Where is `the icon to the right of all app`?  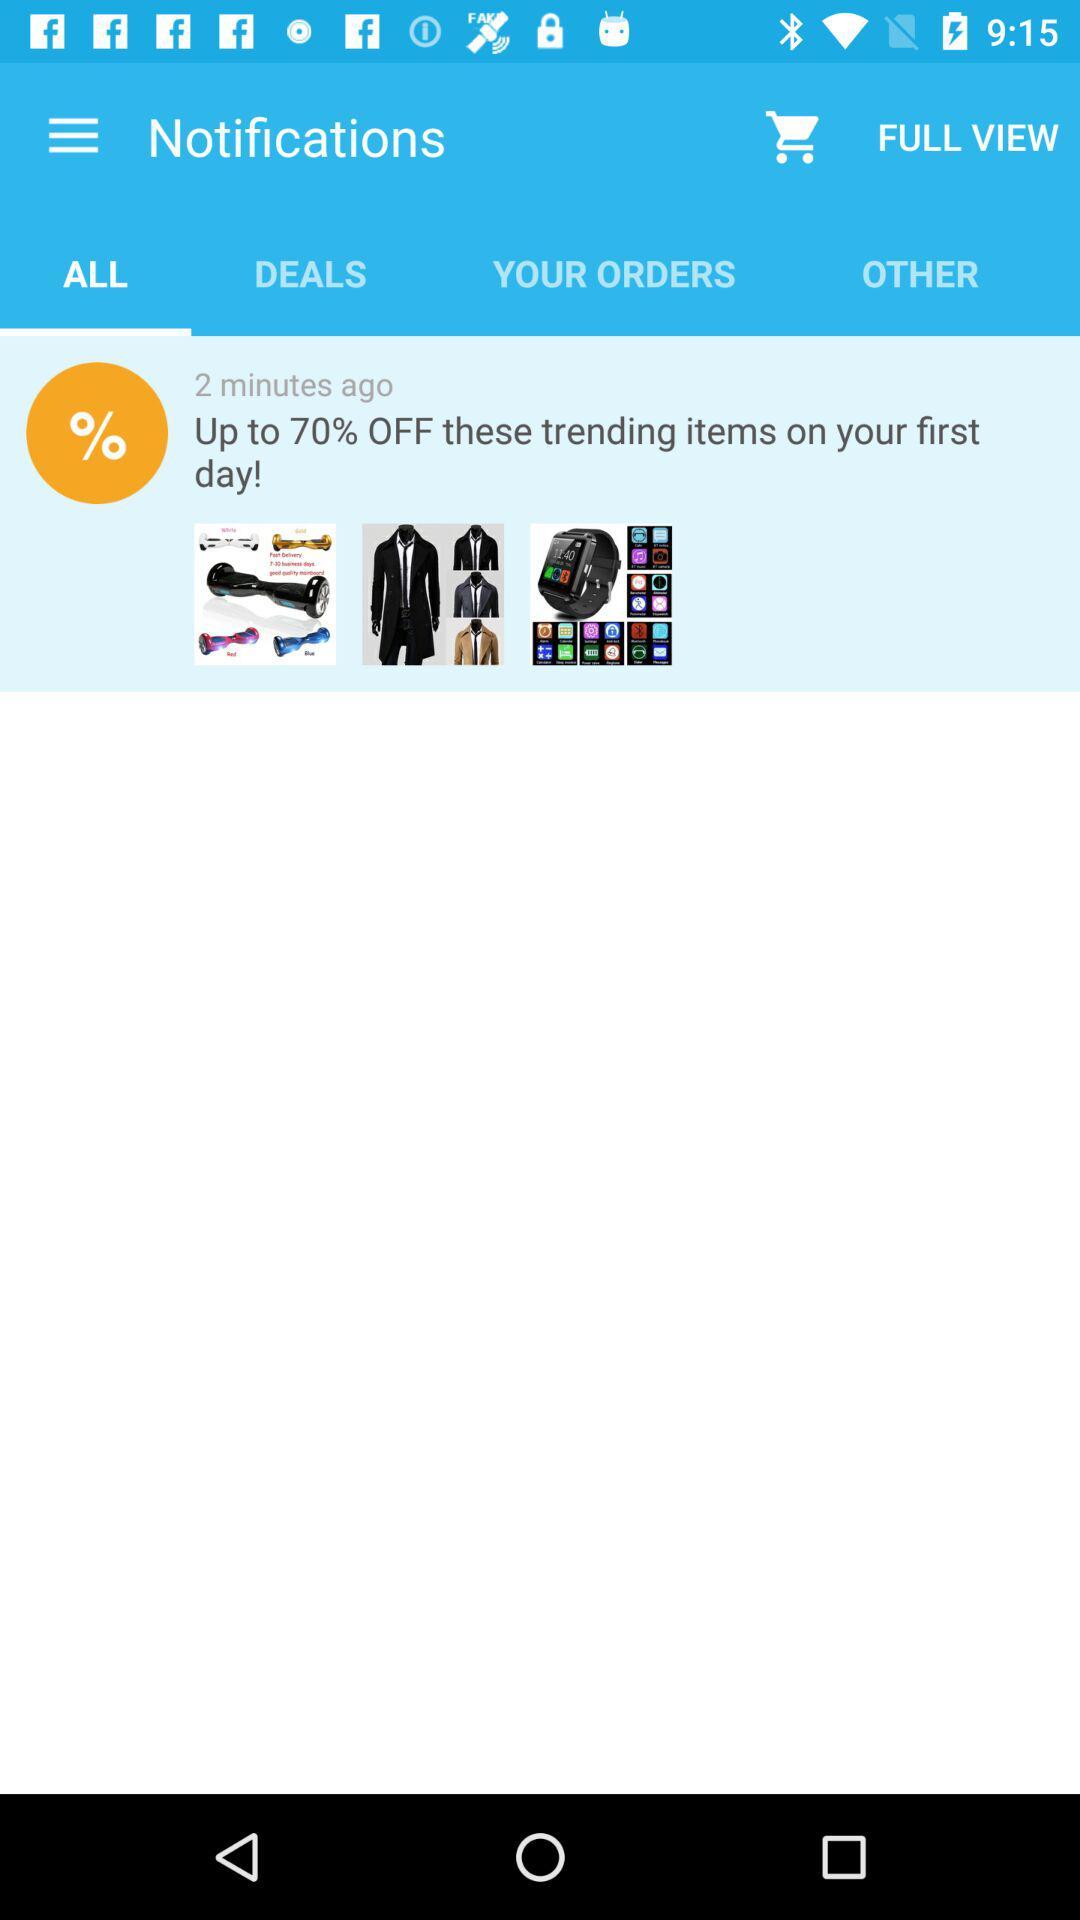 the icon to the right of all app is located at coordinates (310, 272).